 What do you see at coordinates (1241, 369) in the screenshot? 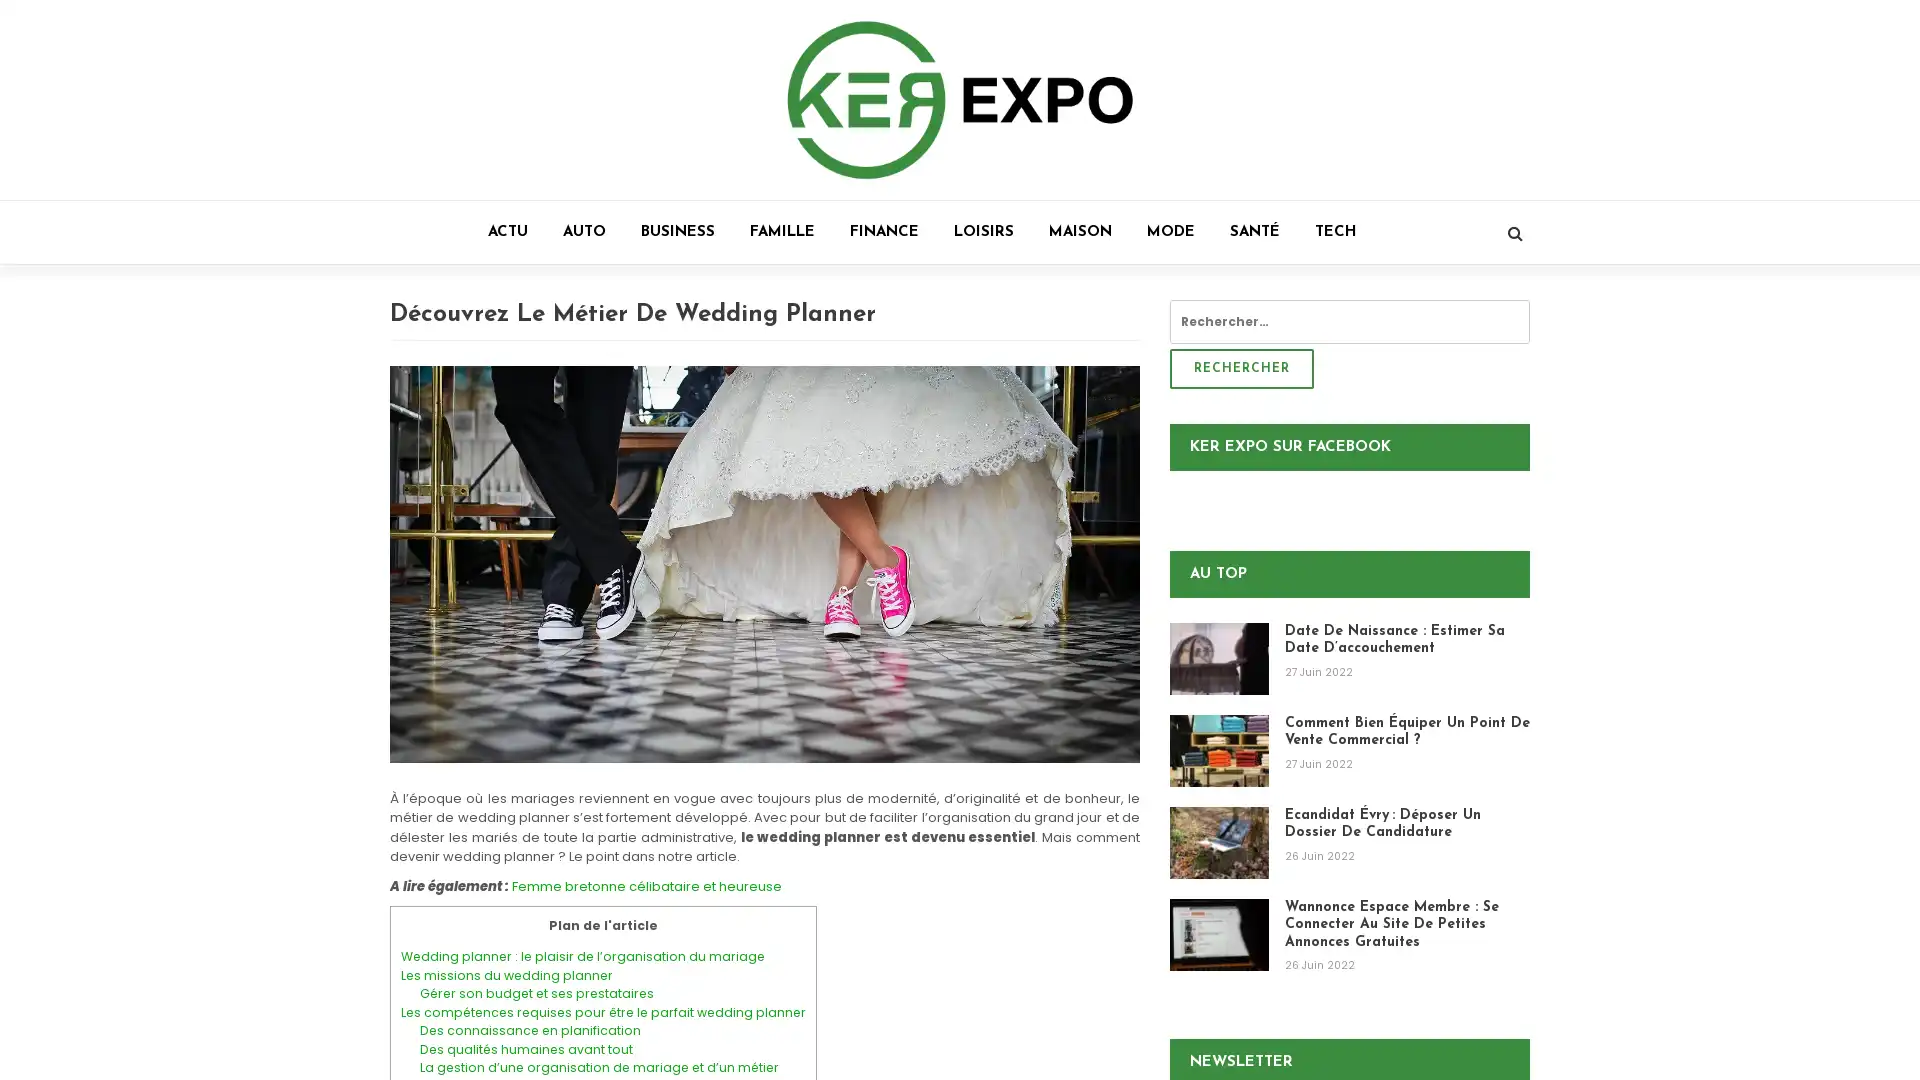
I see `Rechercher` at bounding box center [1241, 369].